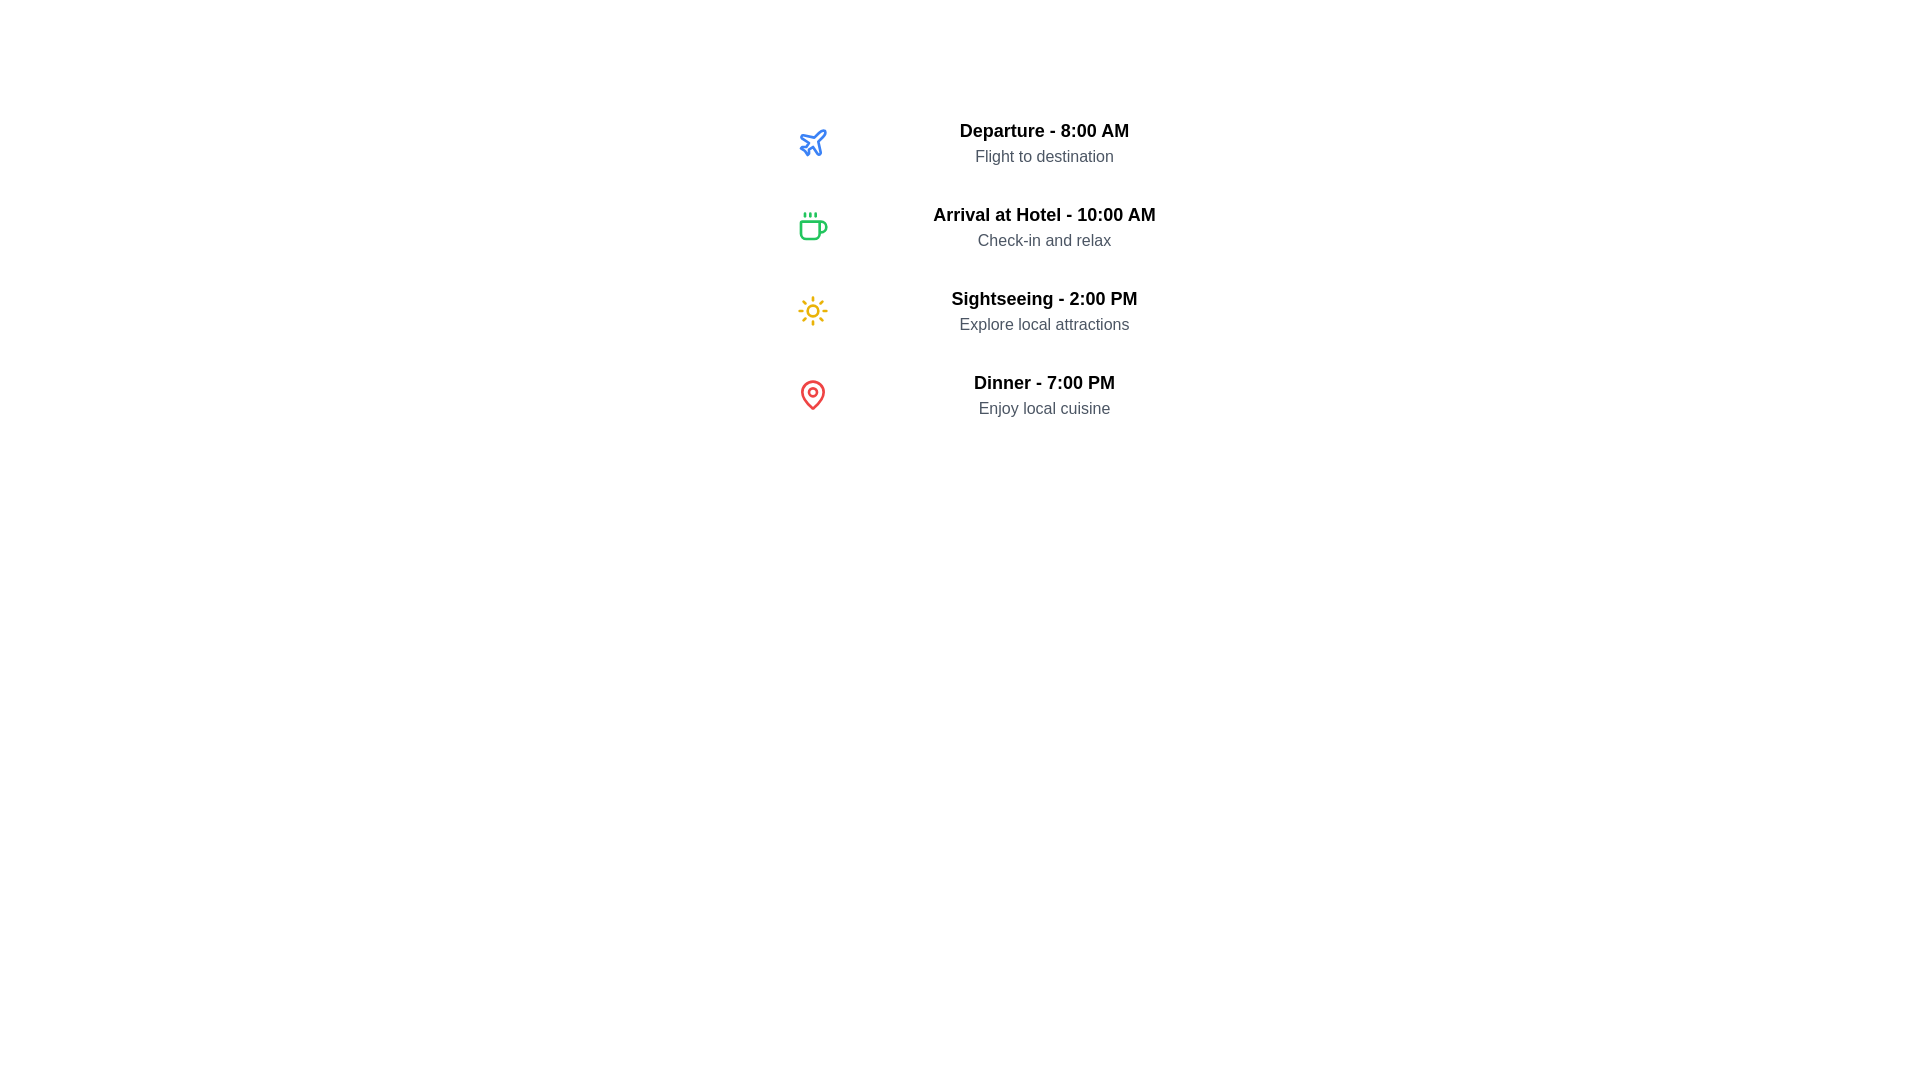 This screenshot has height=1080, width=1920. What do you see at coordinates (812, 141) in the screenshot?
I see `the airplane icon represented by an SVG graphic, which is located to the left of the text 'Departure - 8:00 AM'` at bounding box center [812, 141].